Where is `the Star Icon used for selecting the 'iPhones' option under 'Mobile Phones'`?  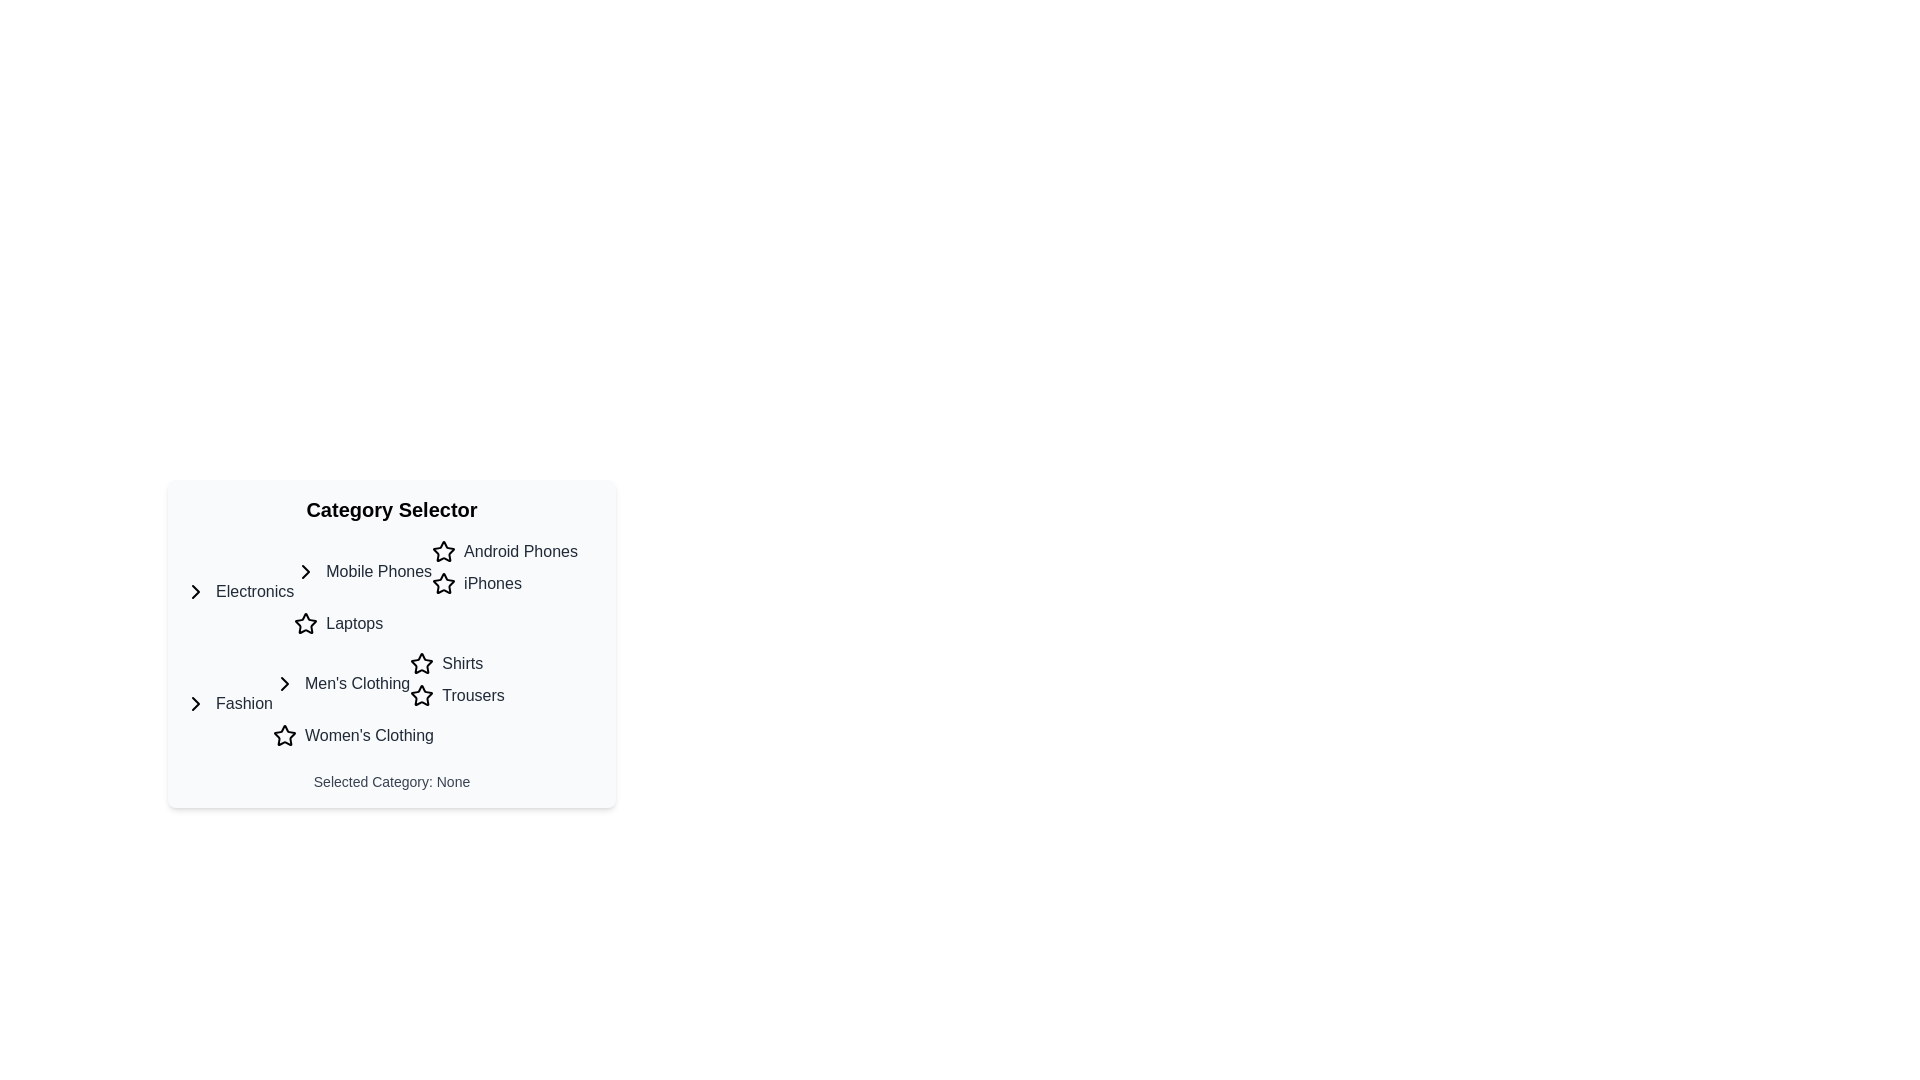
the Star Icon used for selecting the 'iPhones' option under 'Mobile Phones' is located at coordinates (443, 583).